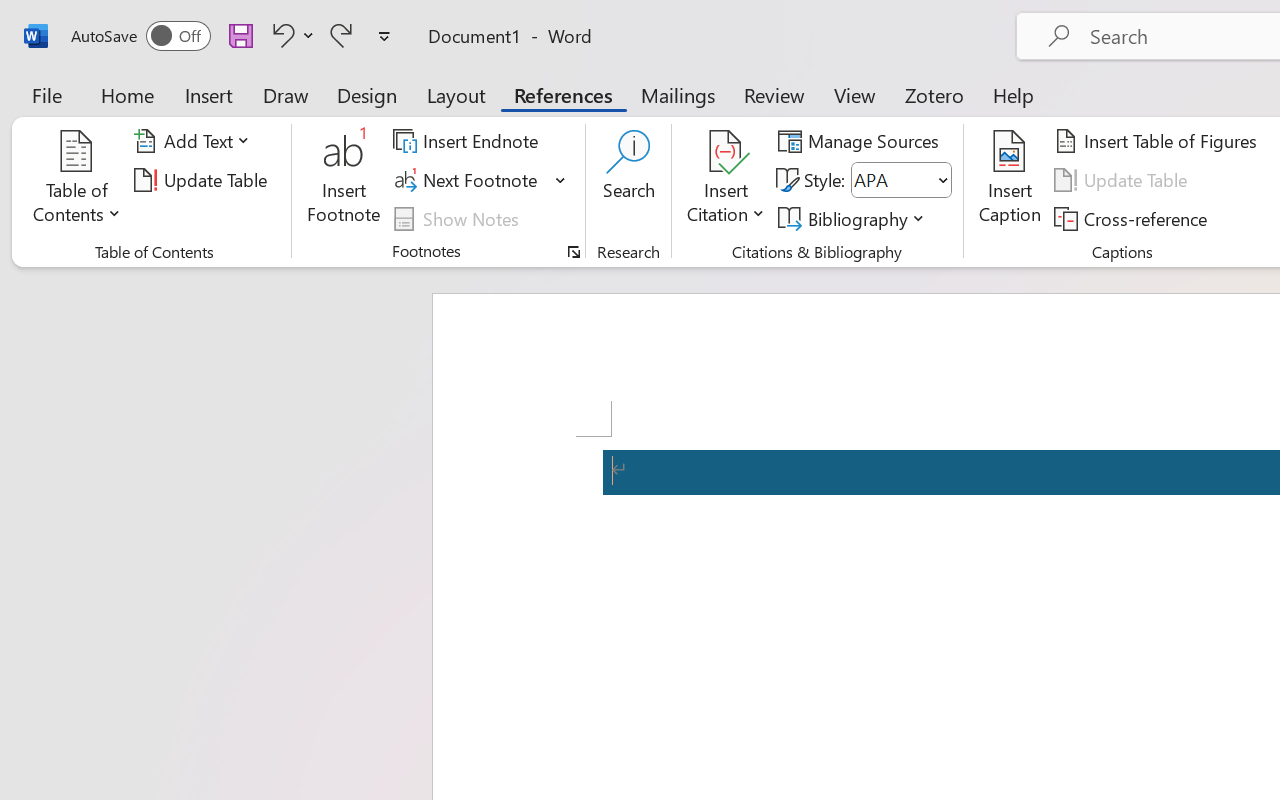  Describe the element at coordinates (862, 141) in the screenshot. I see `'Manage Sources...'` at that location.